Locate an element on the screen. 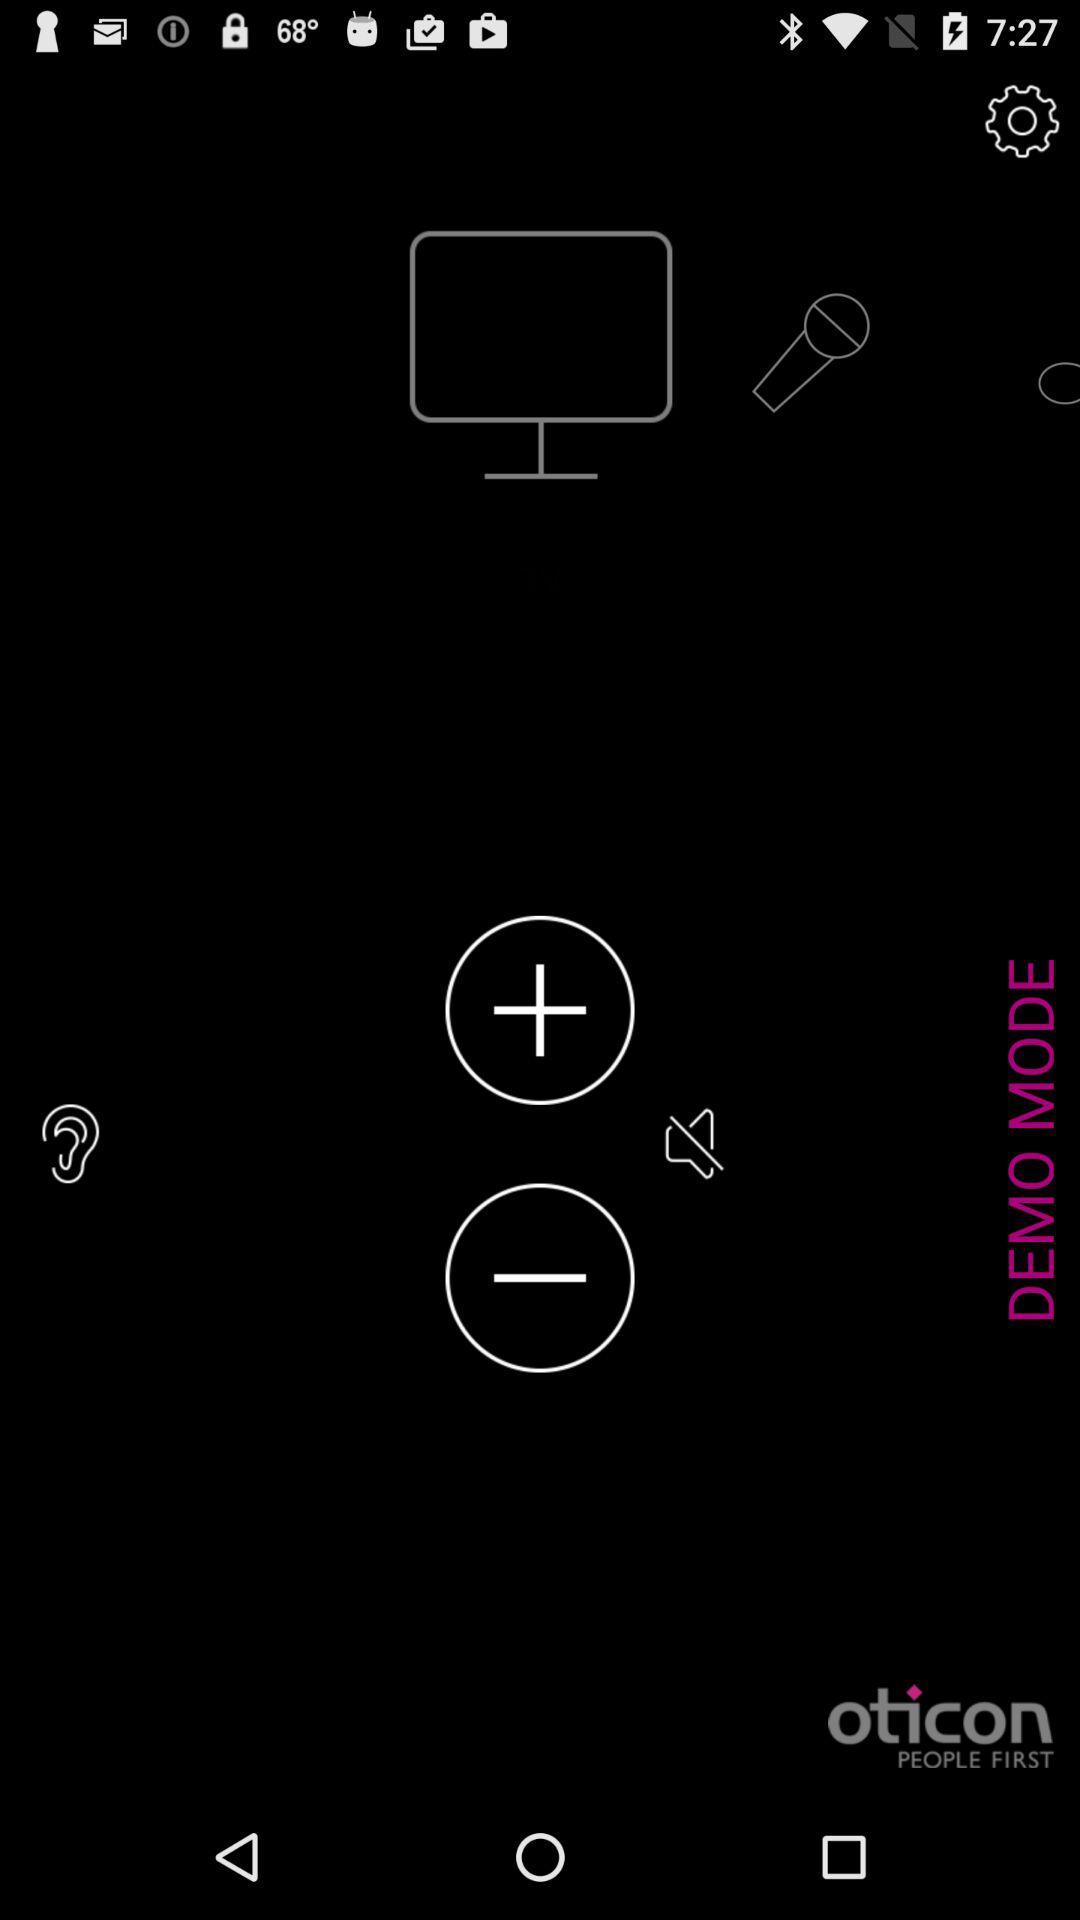 The width and height of the screenshot is (1080, 1920). icon next to demo mode is located at coordinates (691, 1143).